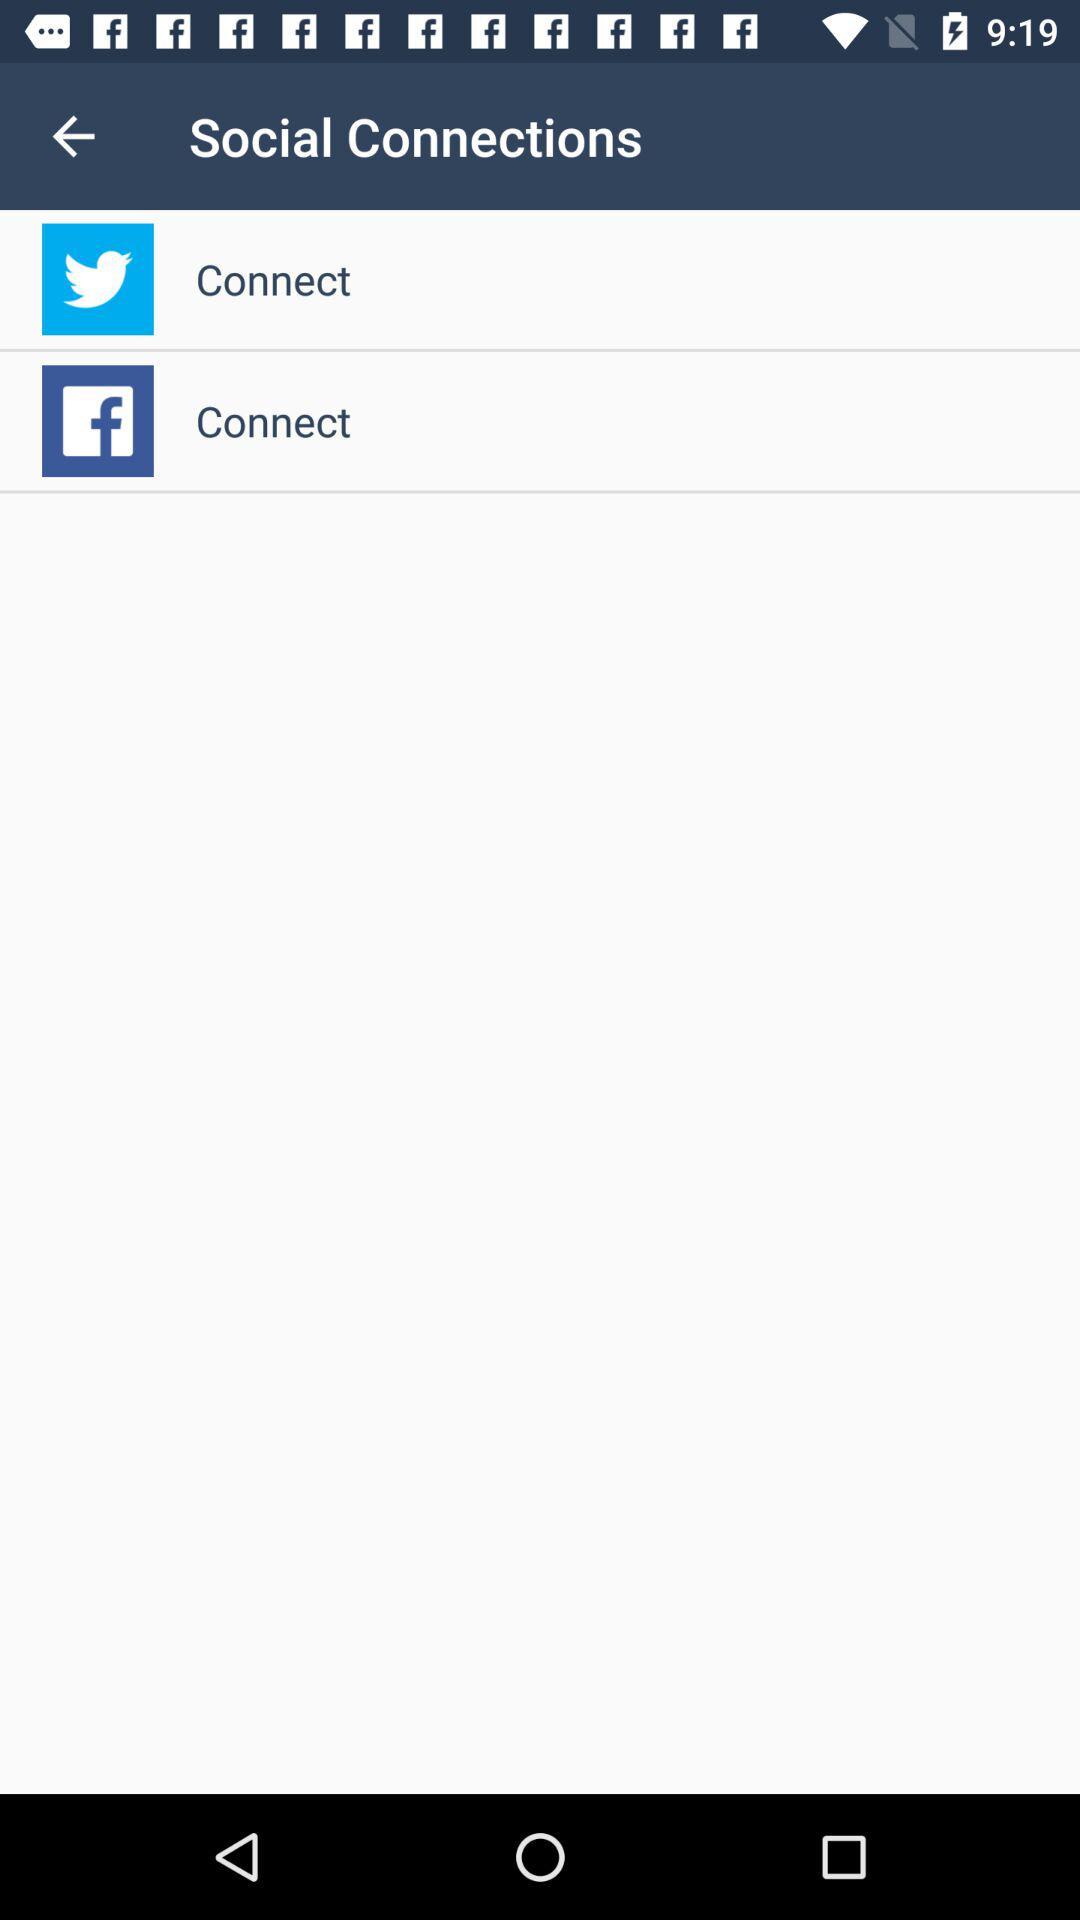  What do you see at coordinates (72, 135) in the screenshot?
I see `item to the left of social connections` at bounding box center [72, 135].